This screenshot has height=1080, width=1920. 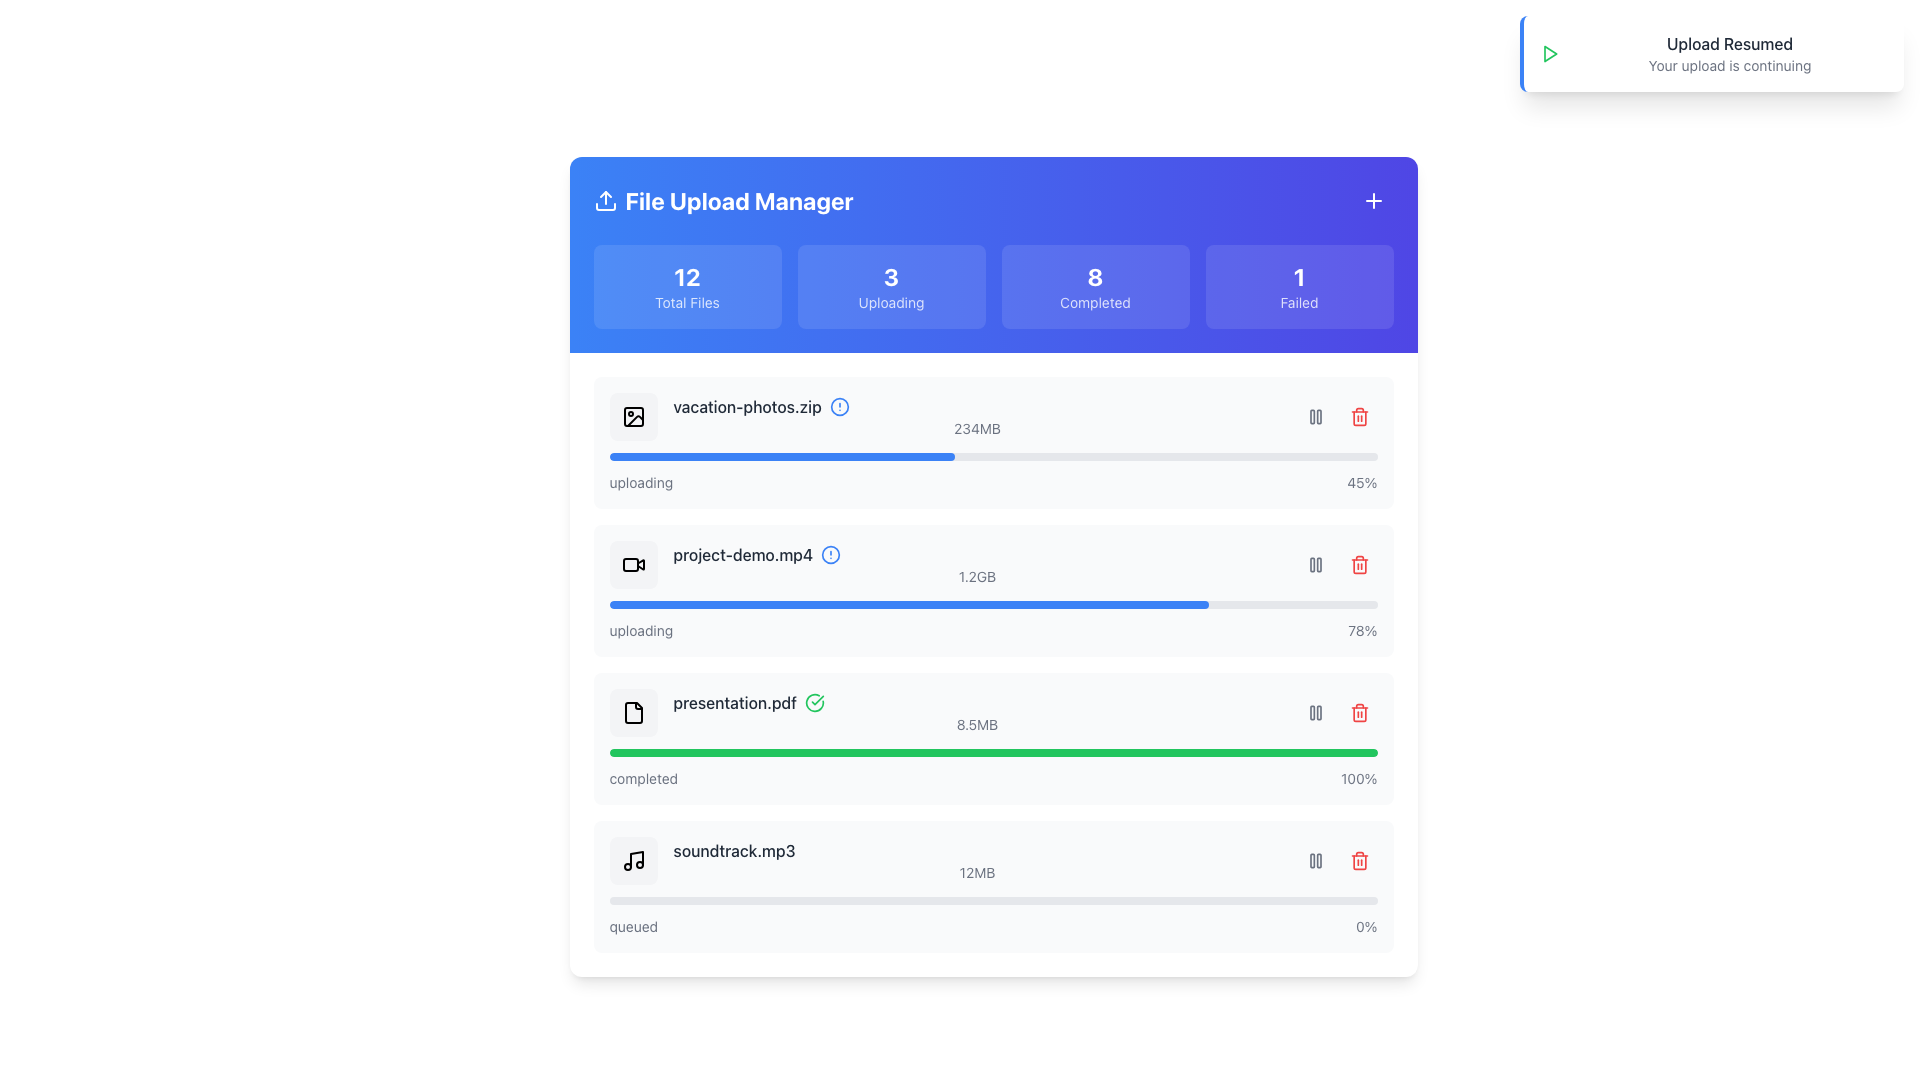 What do you see at coordinates (632, 564) in the screenshot?
I see `the video camera icon located in the second file entry row` at bounding box center [632, 564].